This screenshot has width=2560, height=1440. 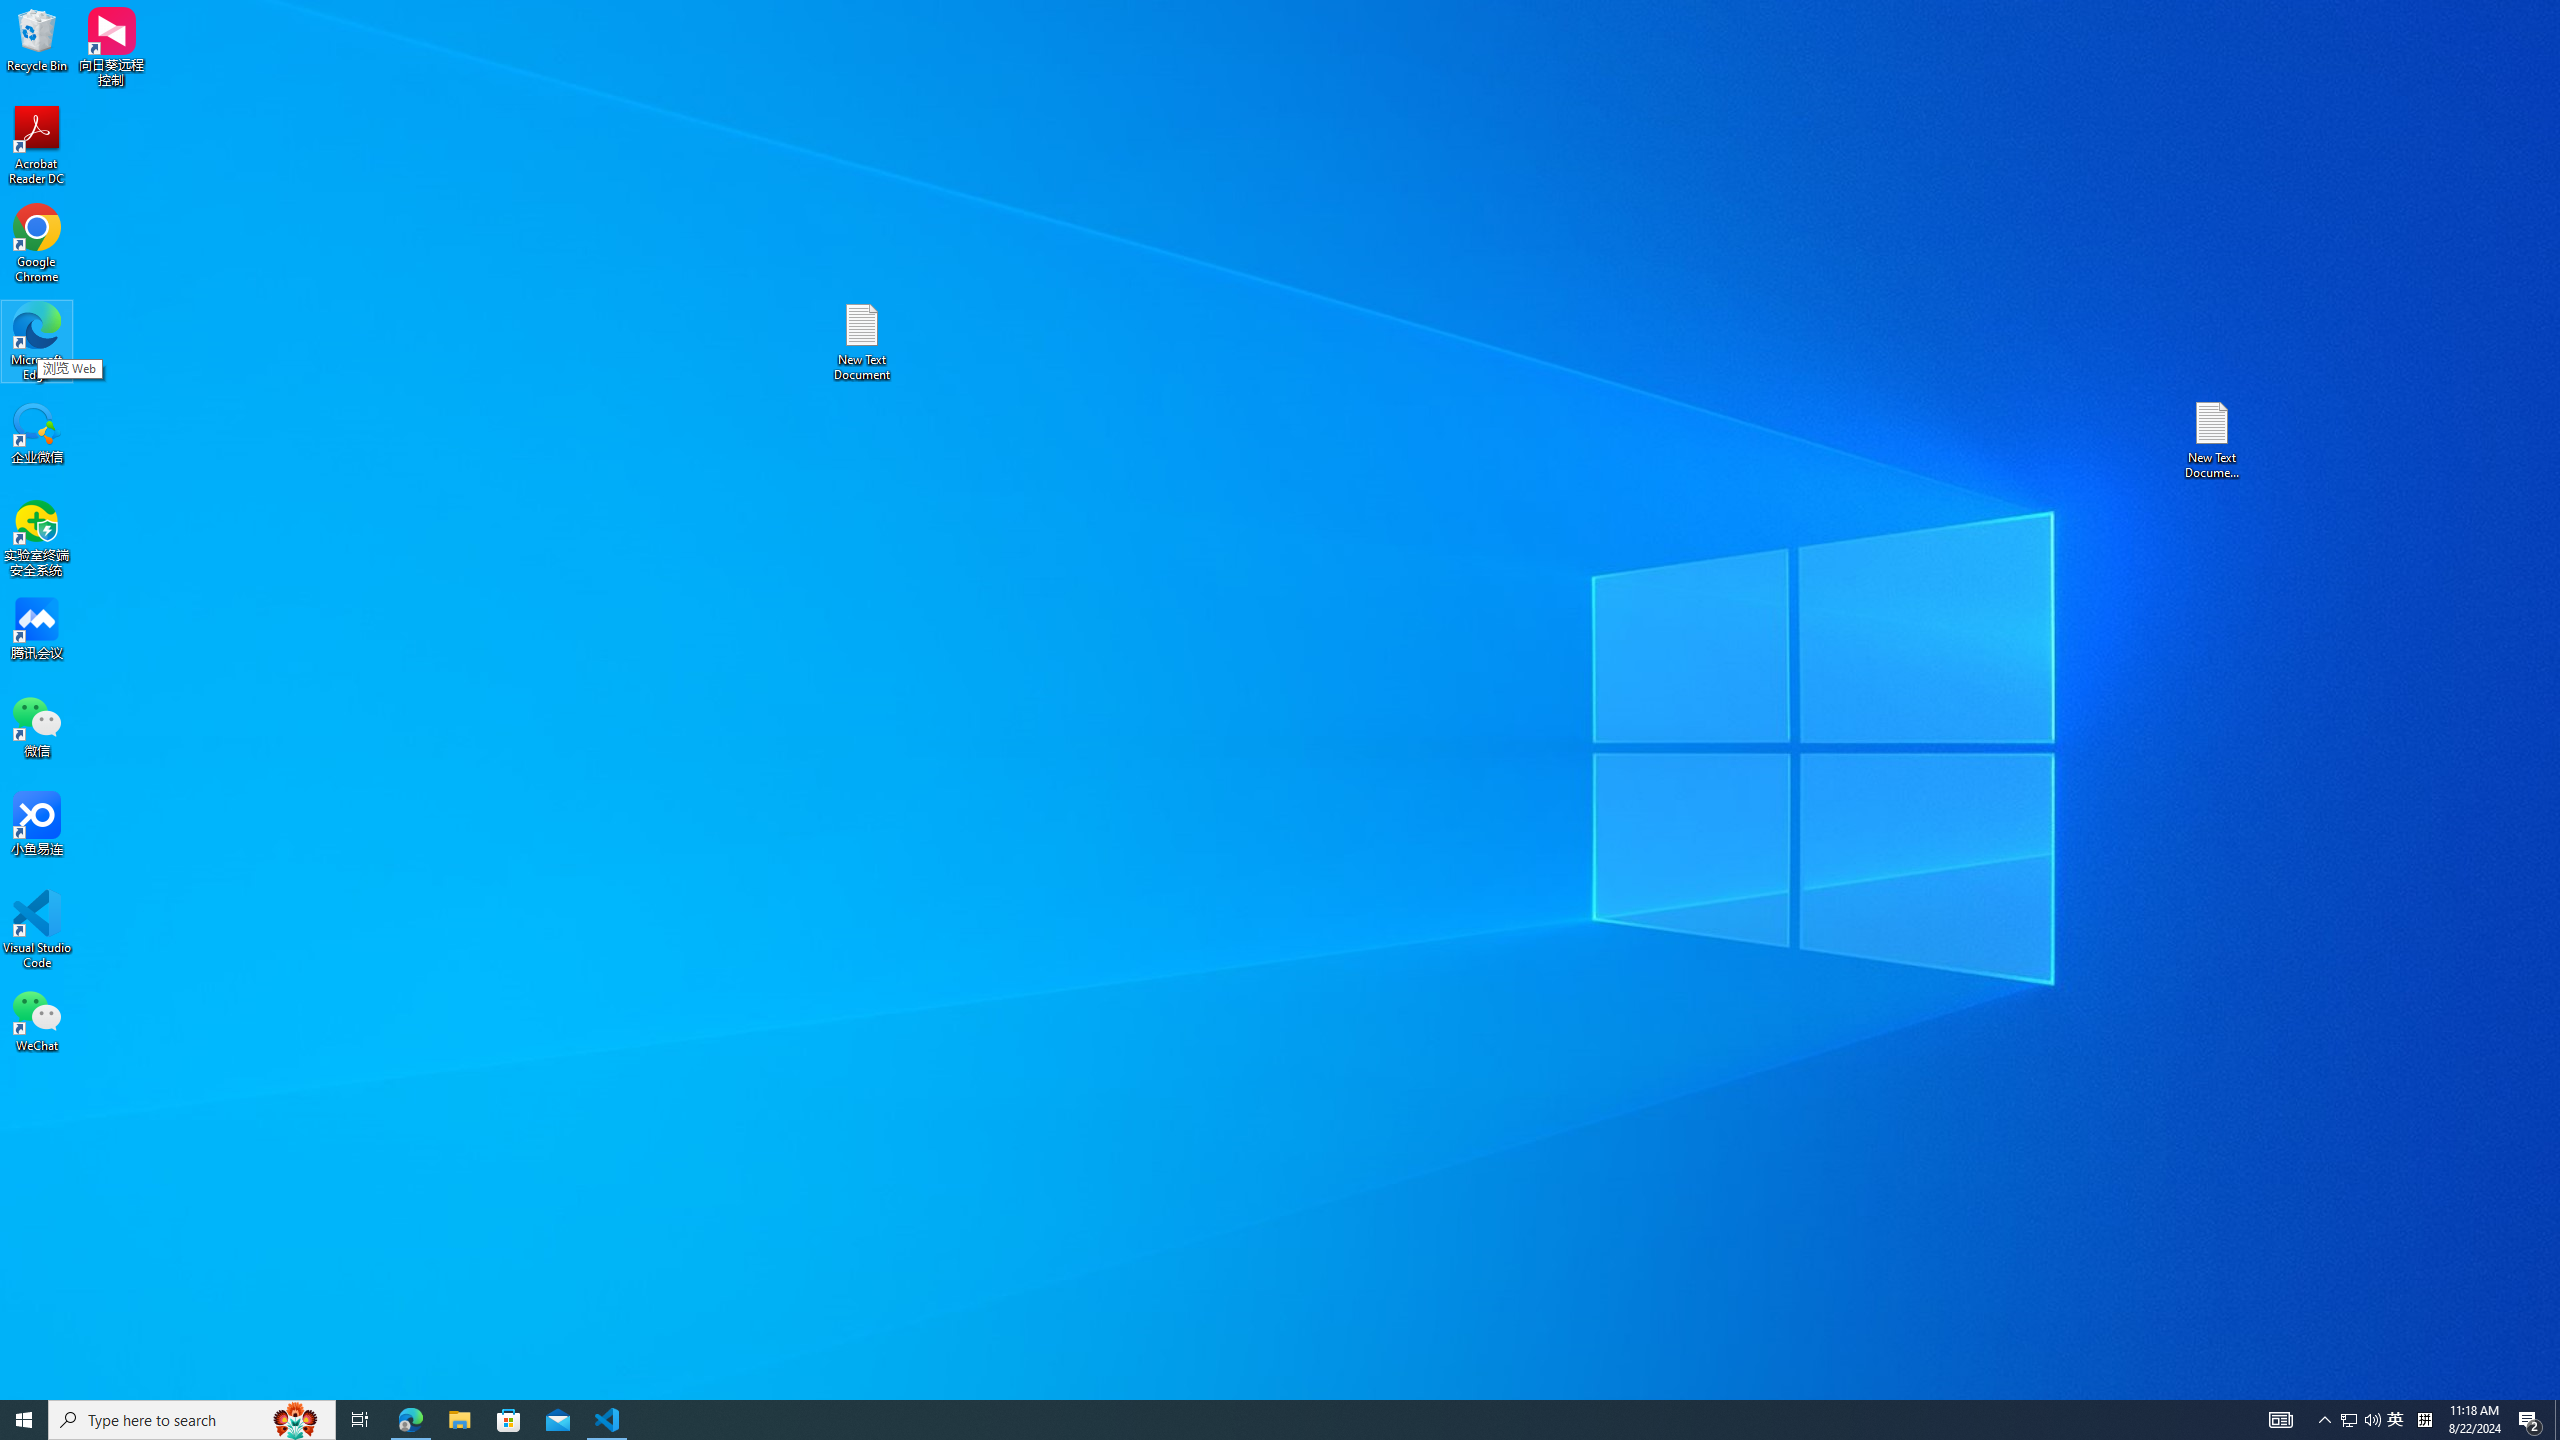 What do you see at coordinates (2360, 1418) in the screenshot?
I see `'User Promoted Notification Area'` at bounding box center [2360, 1418].